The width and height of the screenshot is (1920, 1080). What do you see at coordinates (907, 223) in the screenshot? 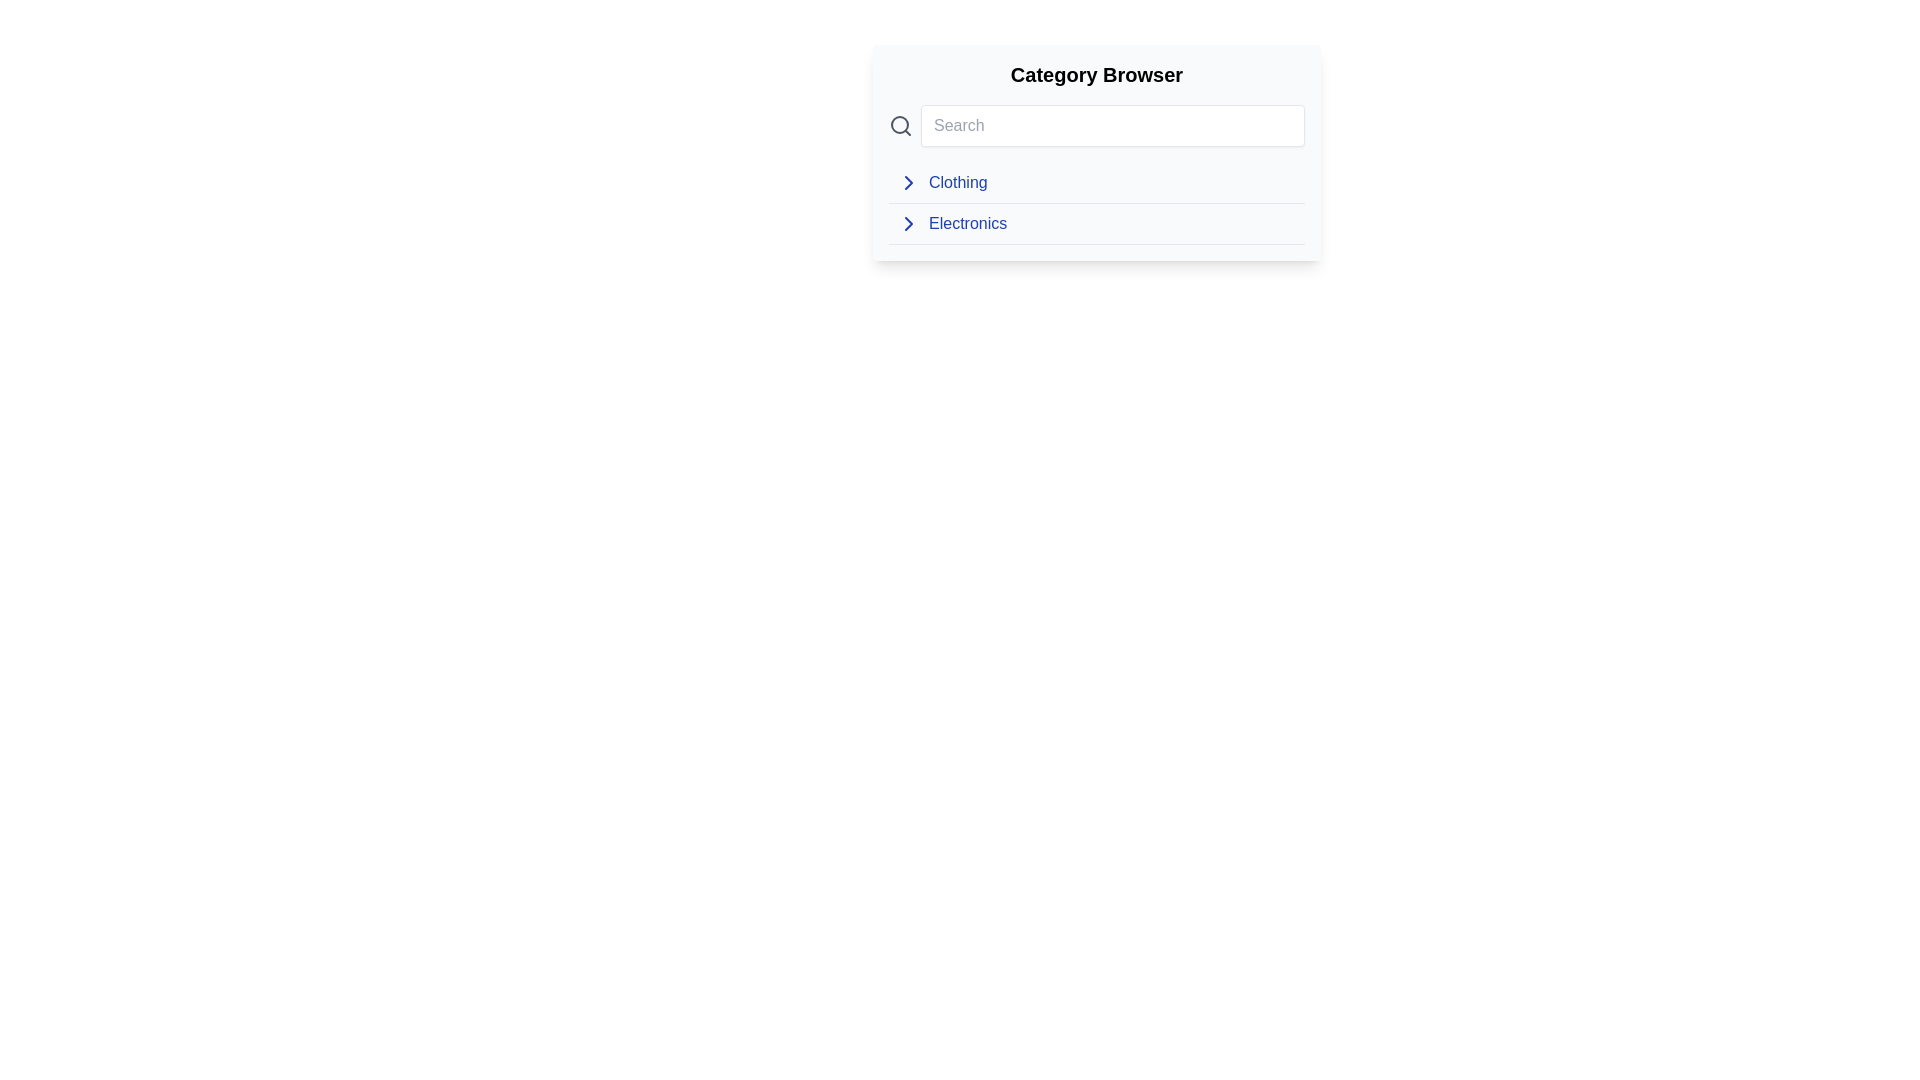
I see `the visual indicator icon that signifies the 'Electronics' category's drill-down structure, located immediately to the left of the 'Electronics' text item` at bounding box center [907, 223].